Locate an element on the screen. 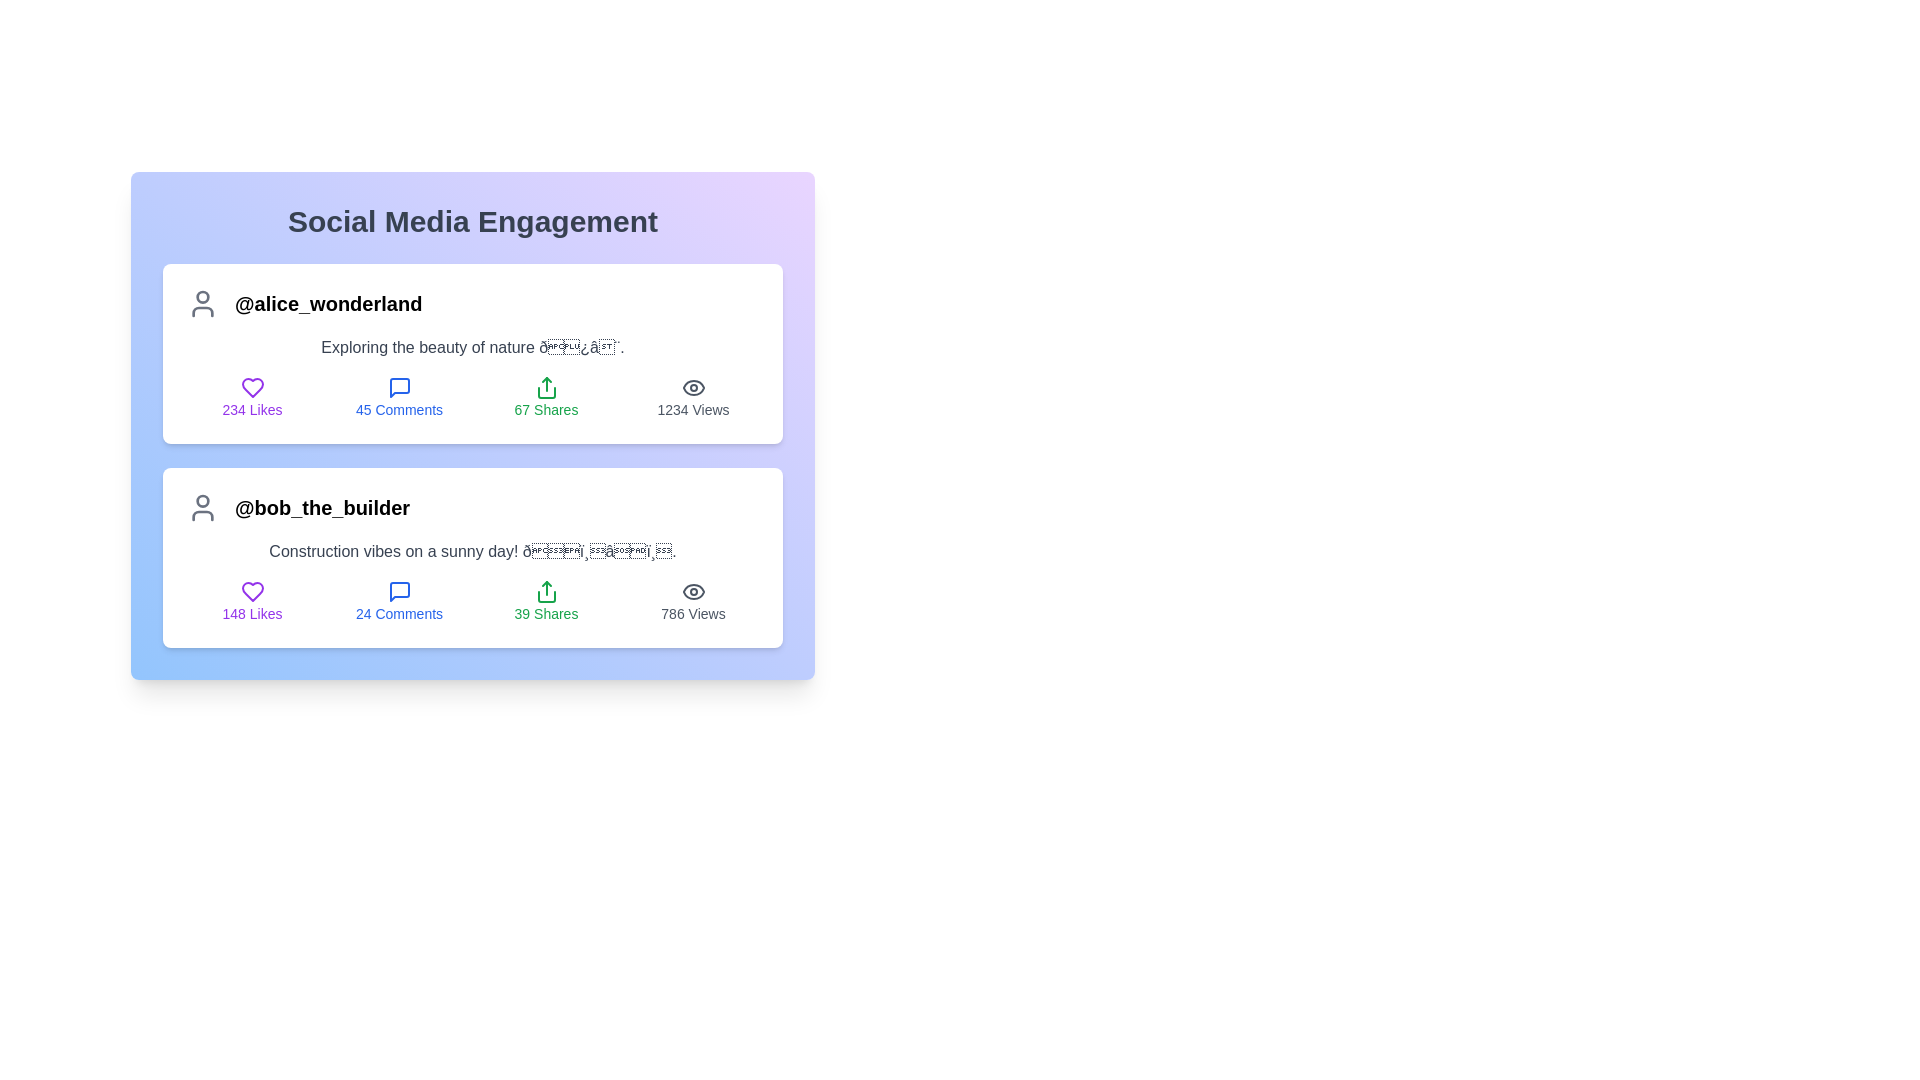 The image size is (1920, 1080). the eye icon indicating view counts located in the second post area under the username '@bob_the_builder', adjacent to '786 Views' is located at coordinates (693, 590).